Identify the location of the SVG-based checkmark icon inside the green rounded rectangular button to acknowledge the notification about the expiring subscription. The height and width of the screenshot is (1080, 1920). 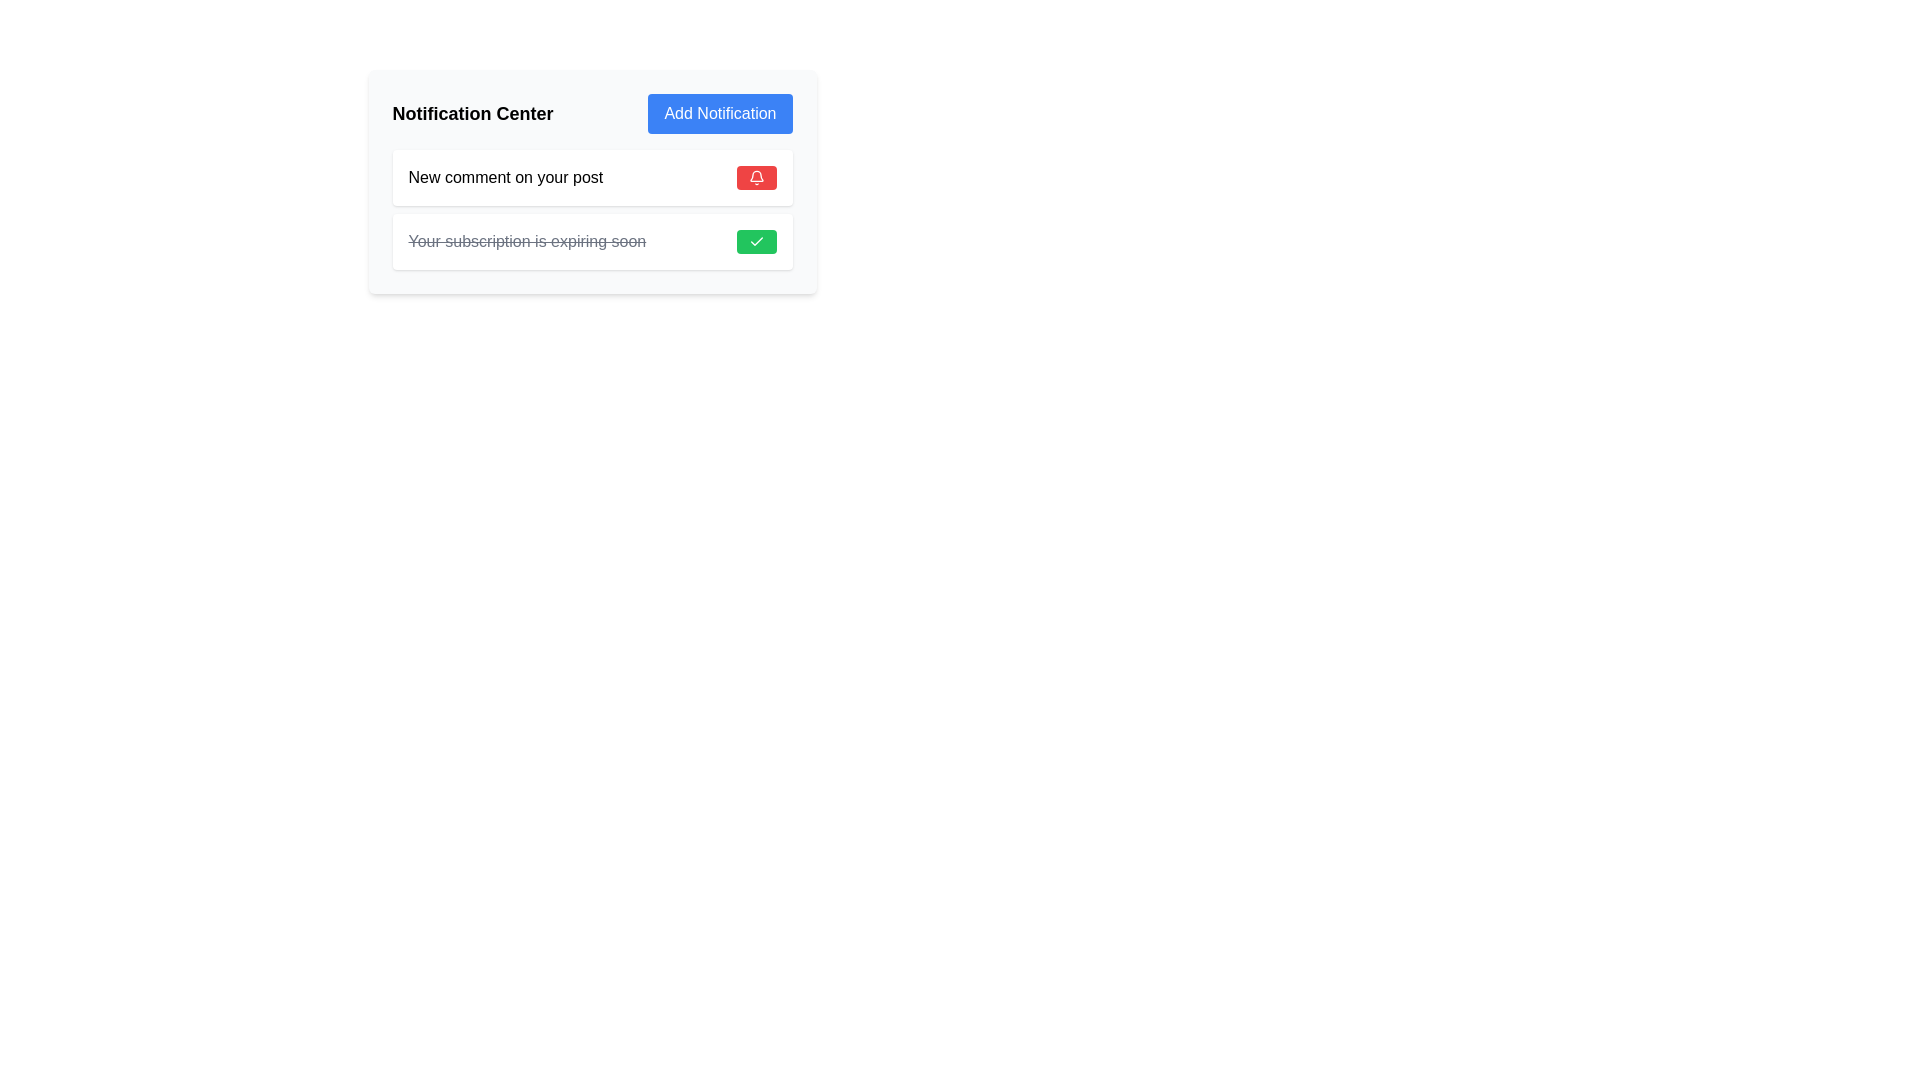
(755, 241).